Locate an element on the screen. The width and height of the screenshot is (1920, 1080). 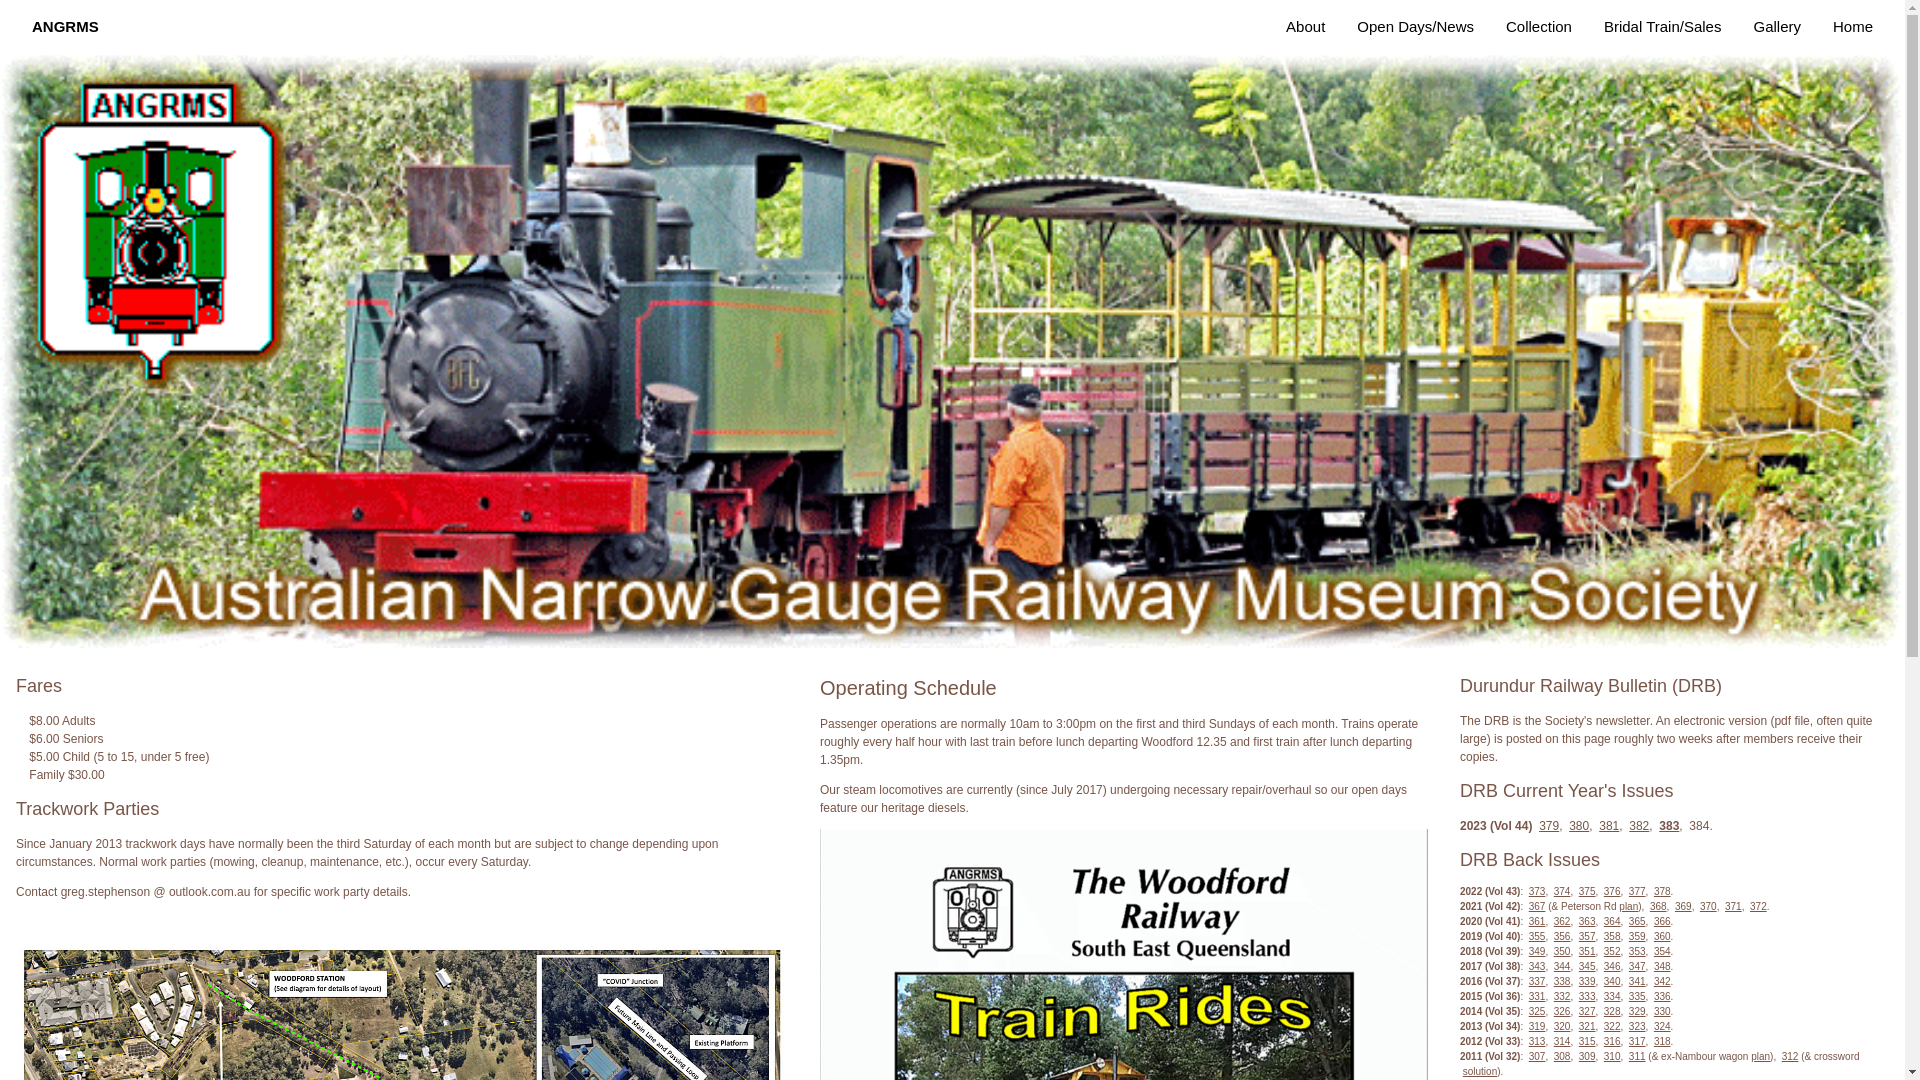
'Bridal Train/Sales' is located at coordinates (1662, 27).